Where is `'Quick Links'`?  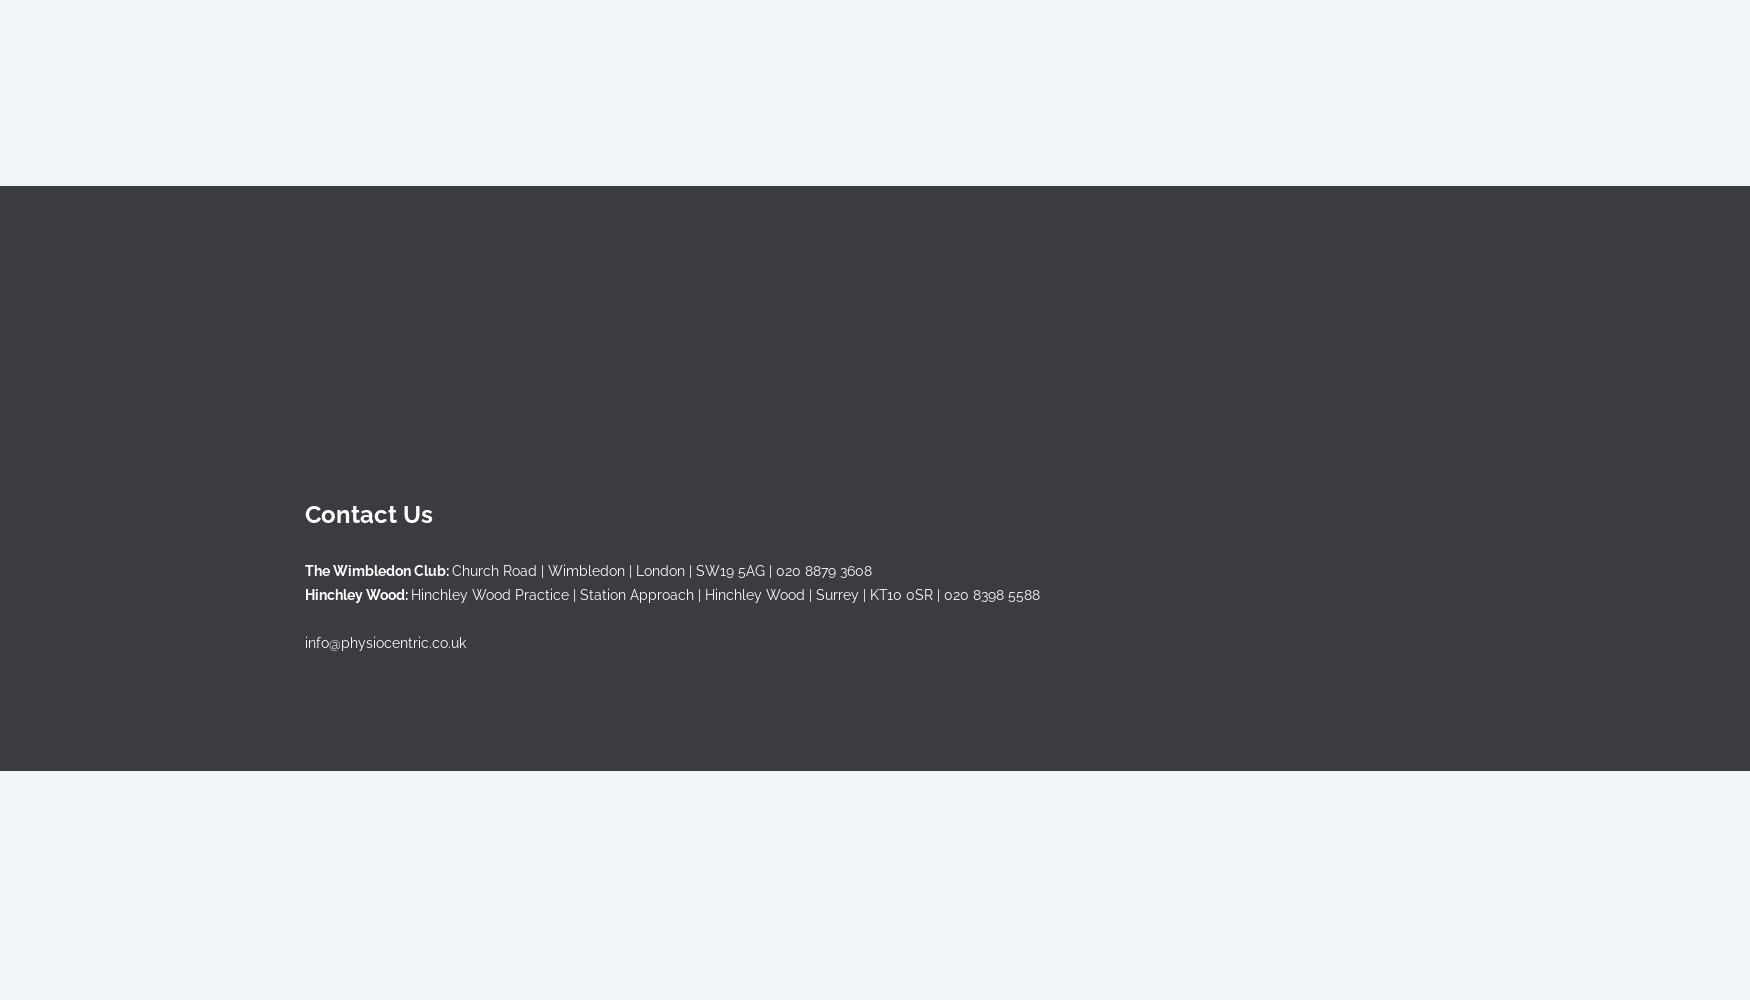
'Quick Links' is located at coordinates (304, 244).